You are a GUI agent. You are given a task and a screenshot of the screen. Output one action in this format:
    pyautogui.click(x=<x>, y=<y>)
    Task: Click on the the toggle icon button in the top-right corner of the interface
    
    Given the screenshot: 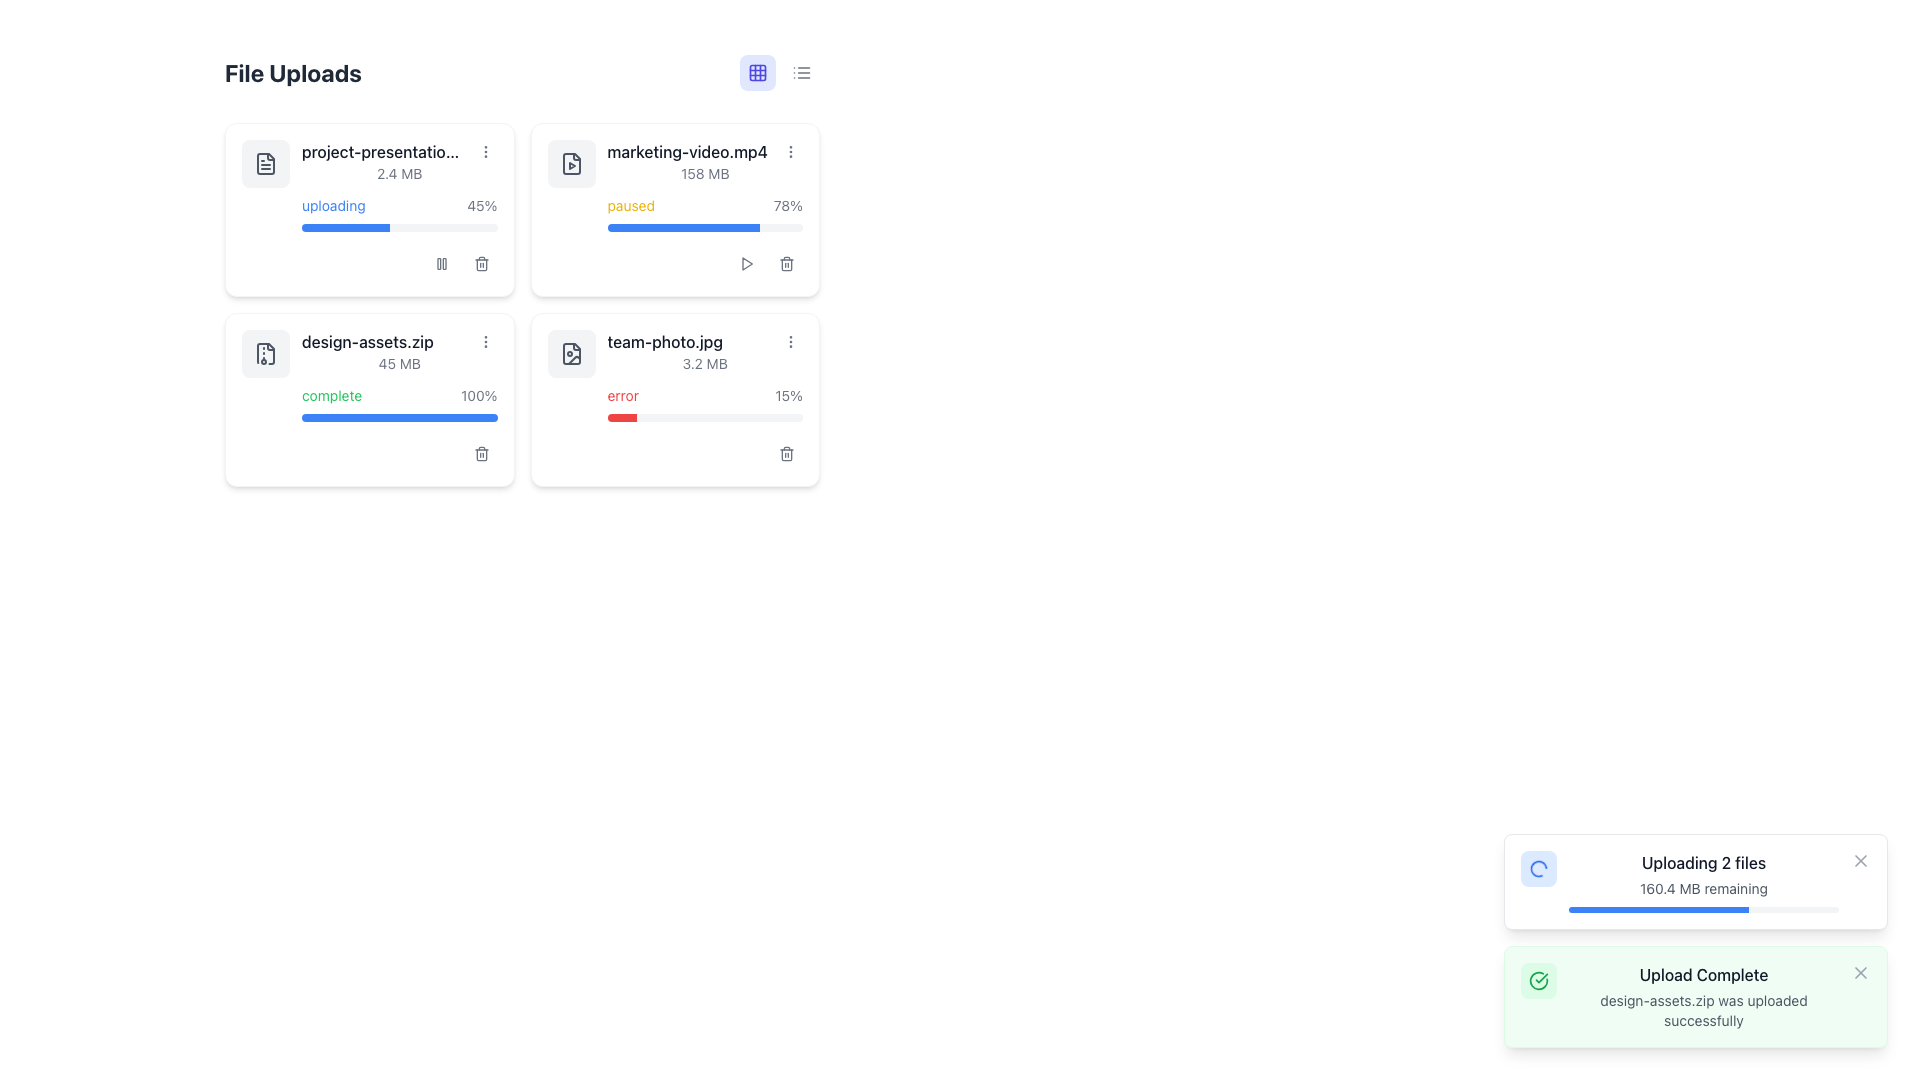 What is the action you would take?
    pyautogui.click(x=757, y=72)
    